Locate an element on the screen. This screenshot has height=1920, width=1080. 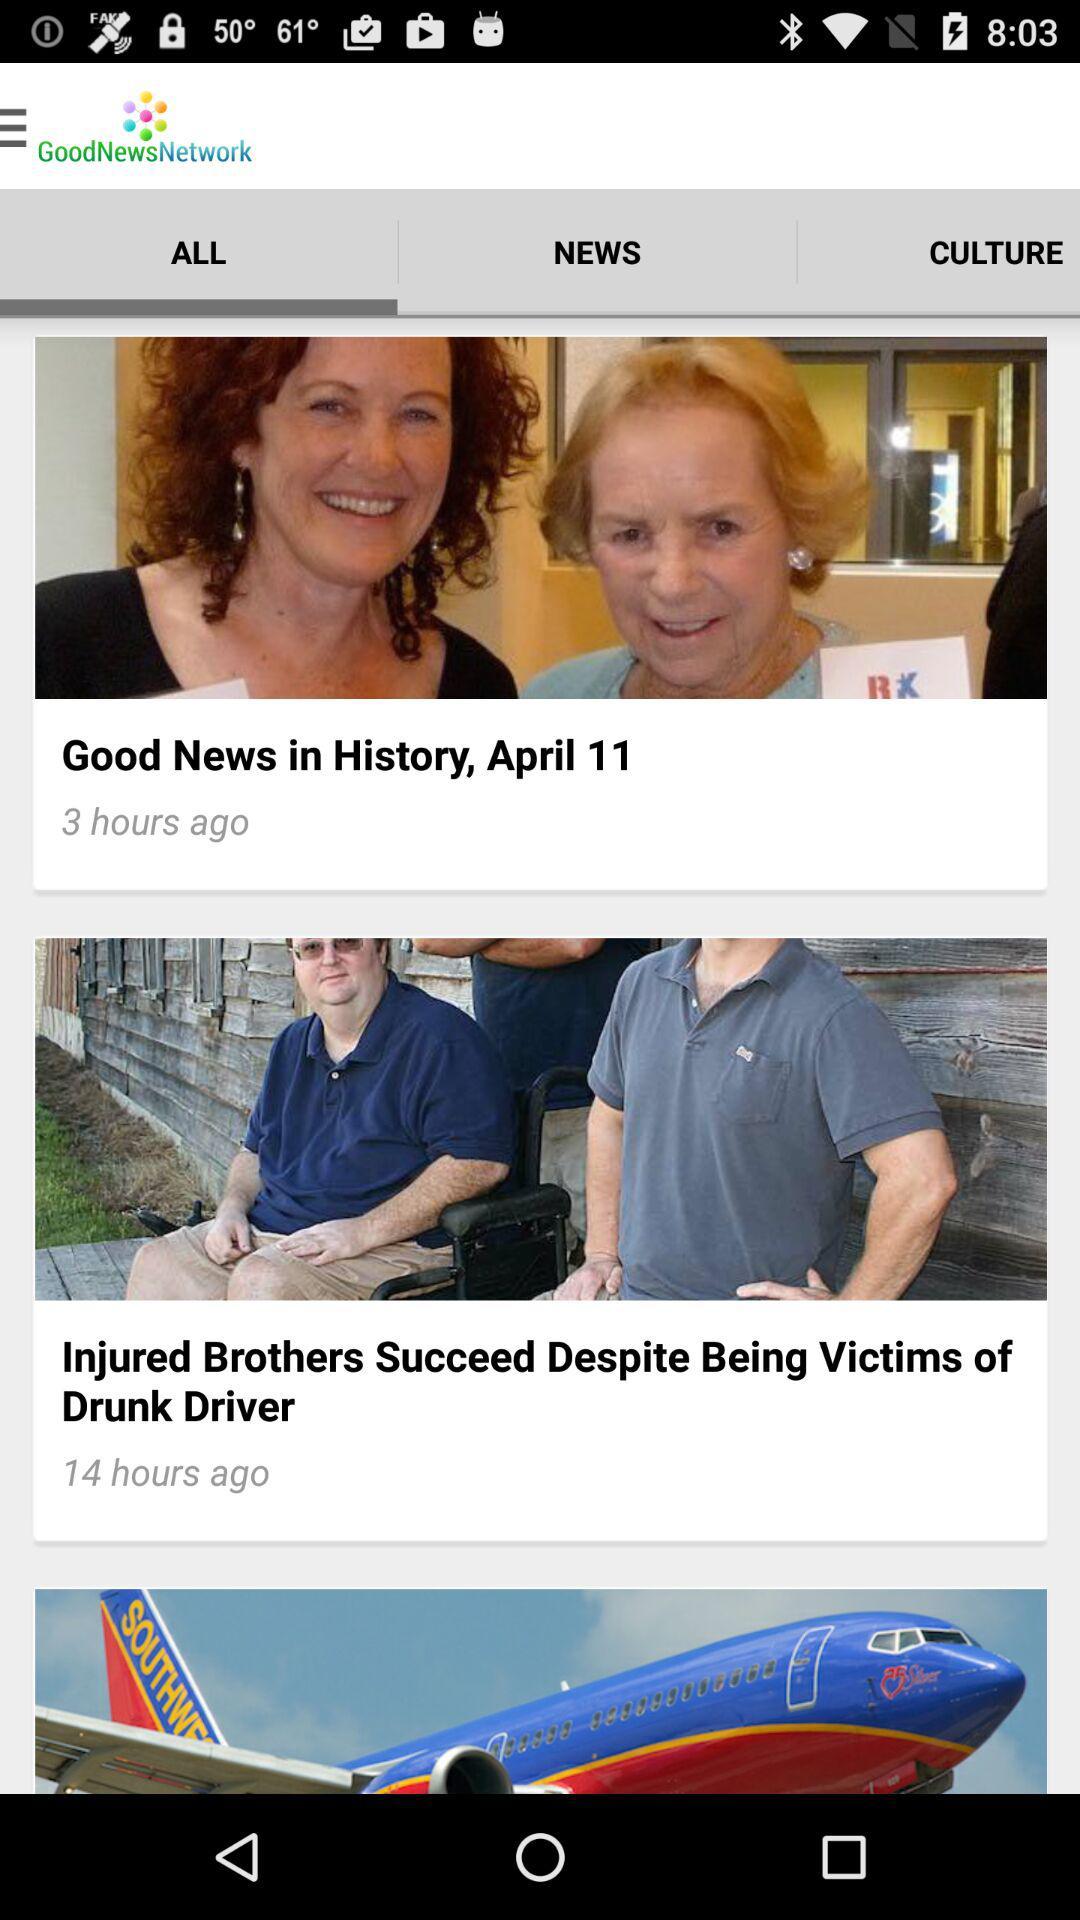
the image which is above good news in history april 11 is located at coordinates (540, 518).